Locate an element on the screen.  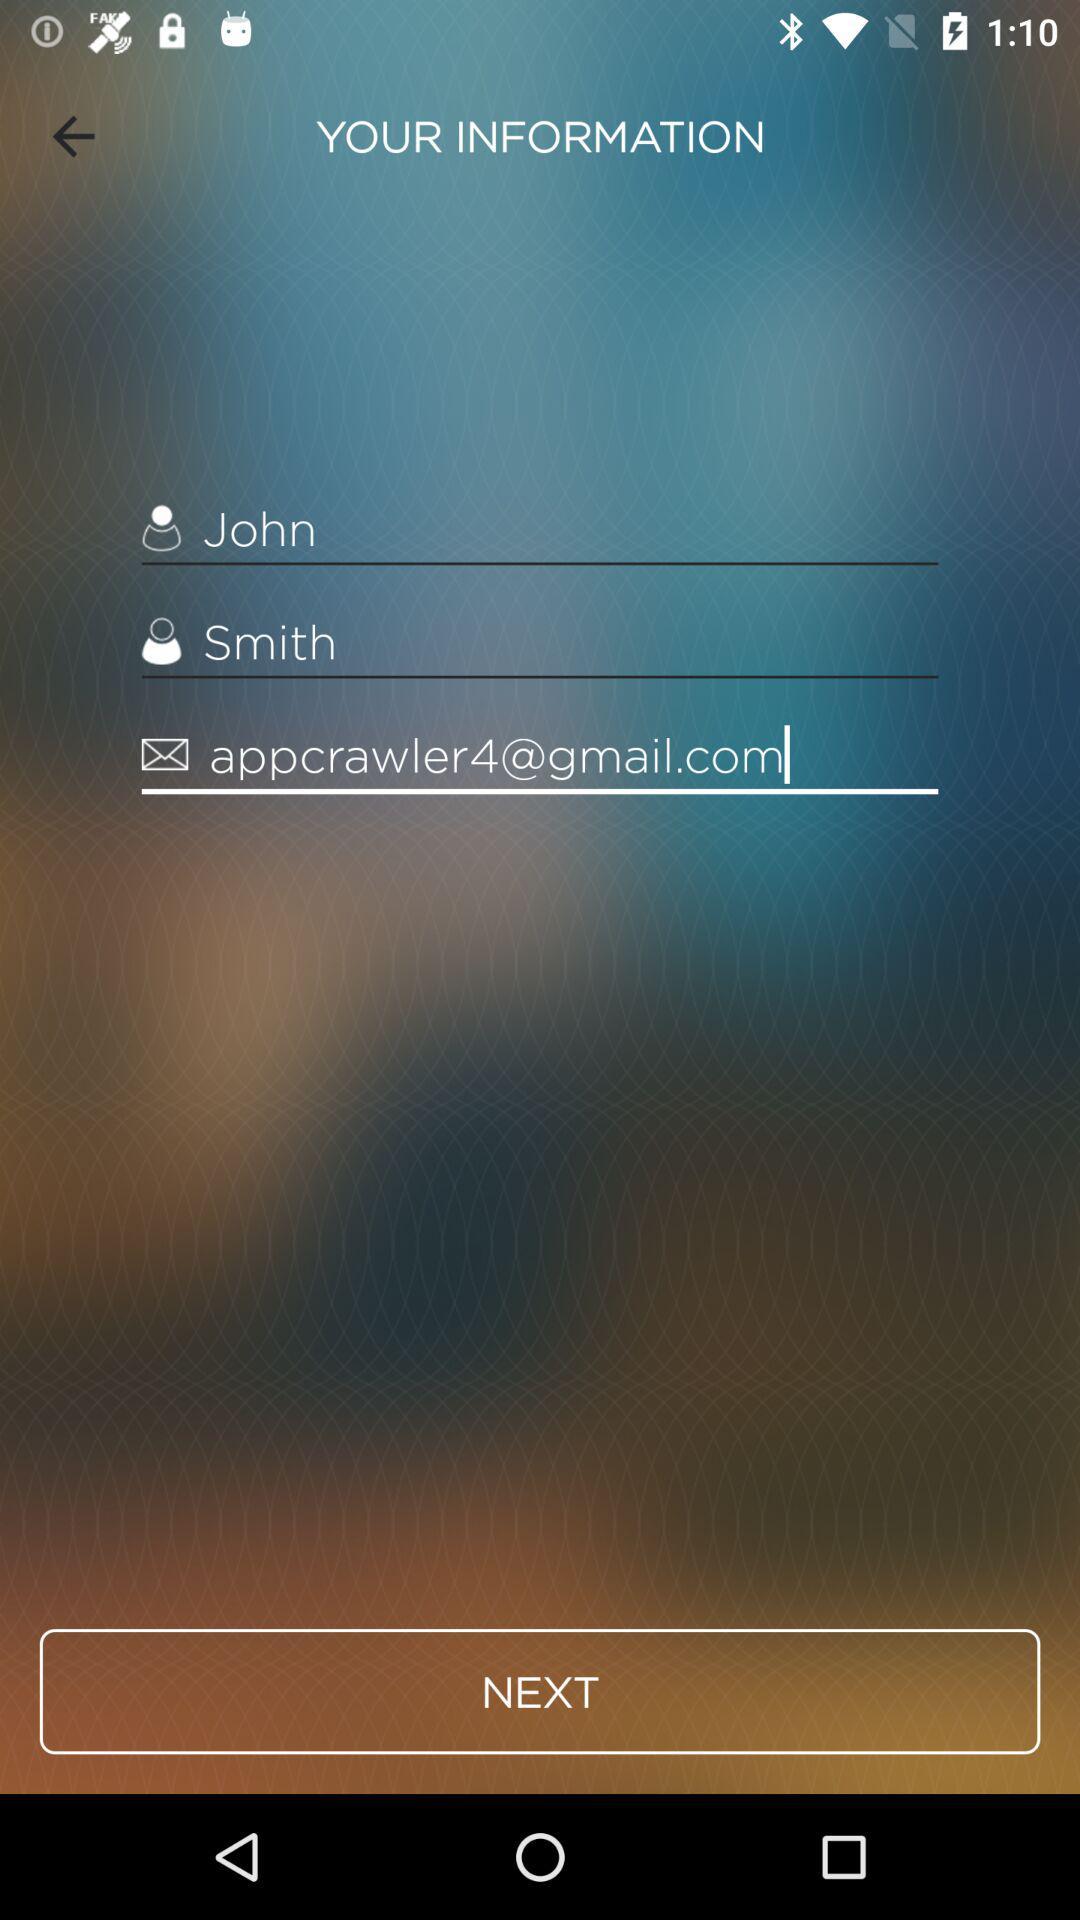
item below the smith is located at coordinates (540, 754).